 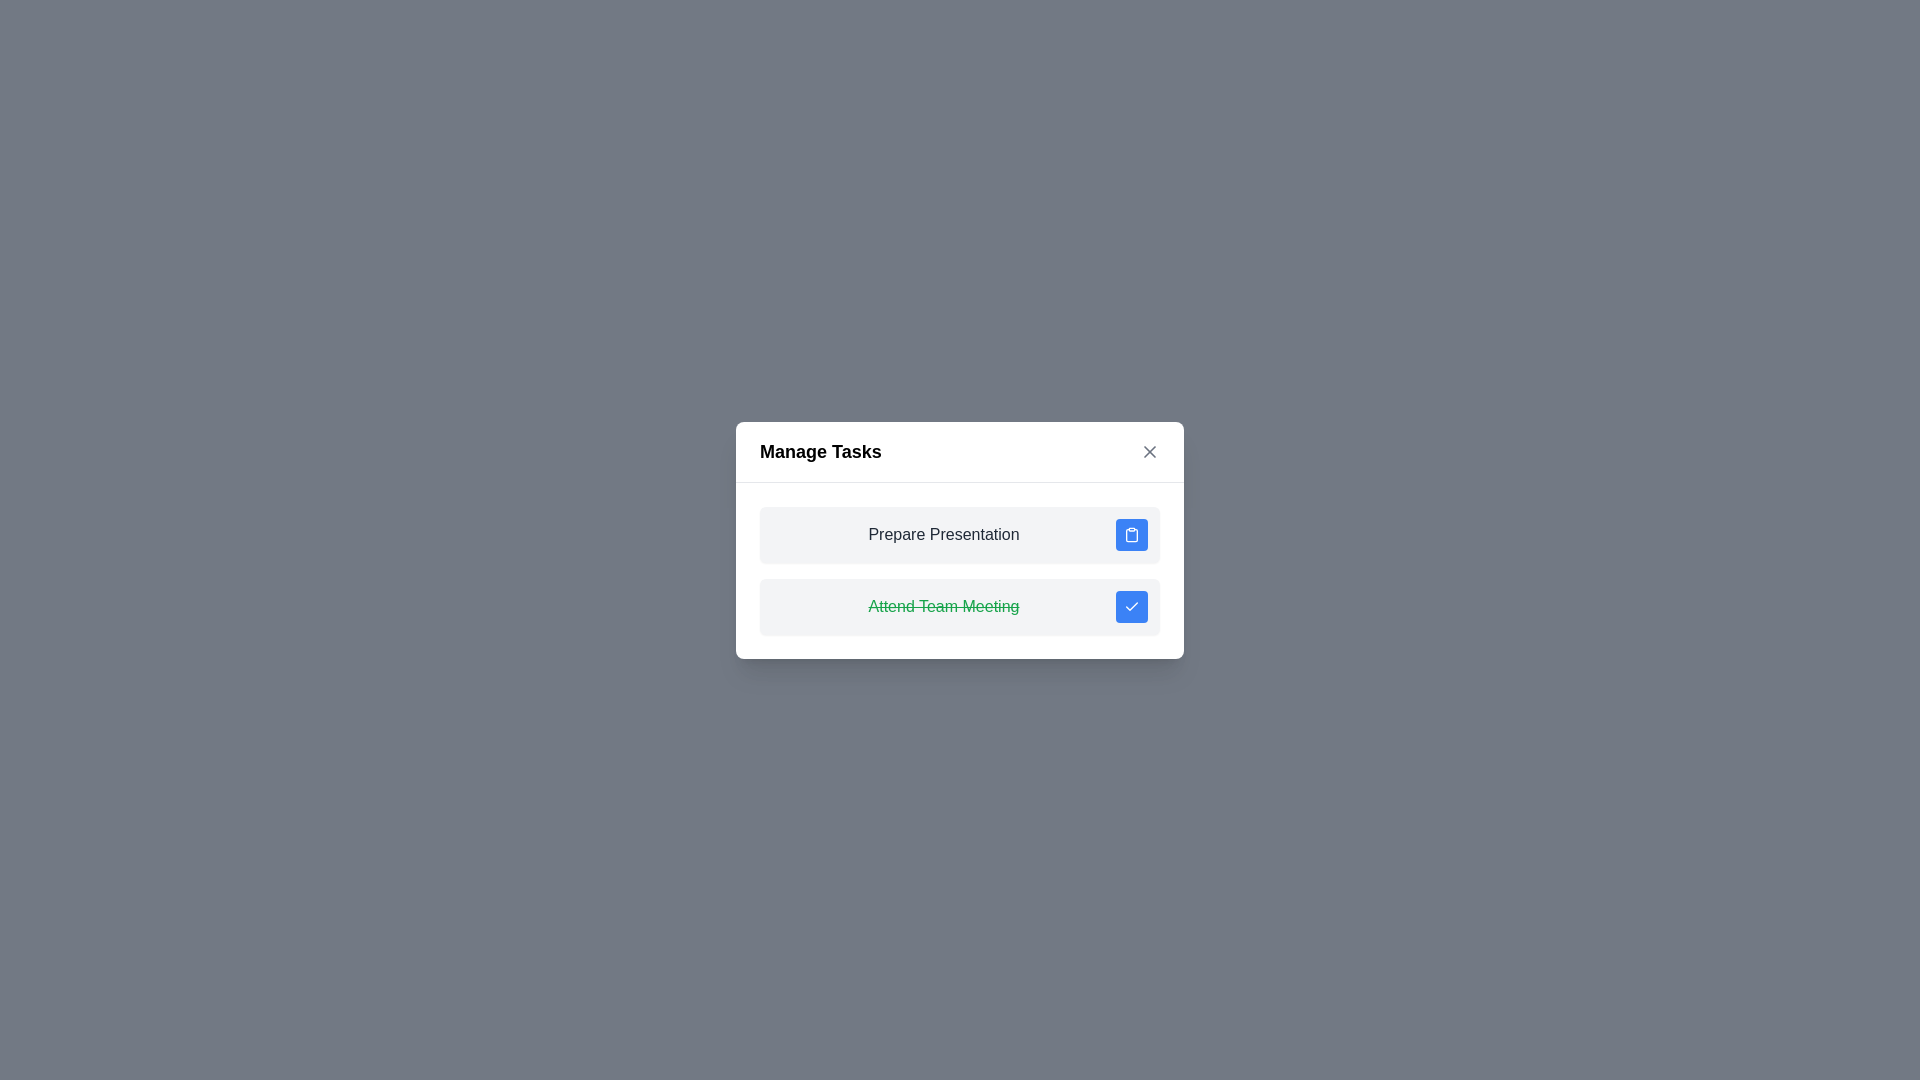 I want to click on the close button to close the dialog, so click(x=1150, y=451).